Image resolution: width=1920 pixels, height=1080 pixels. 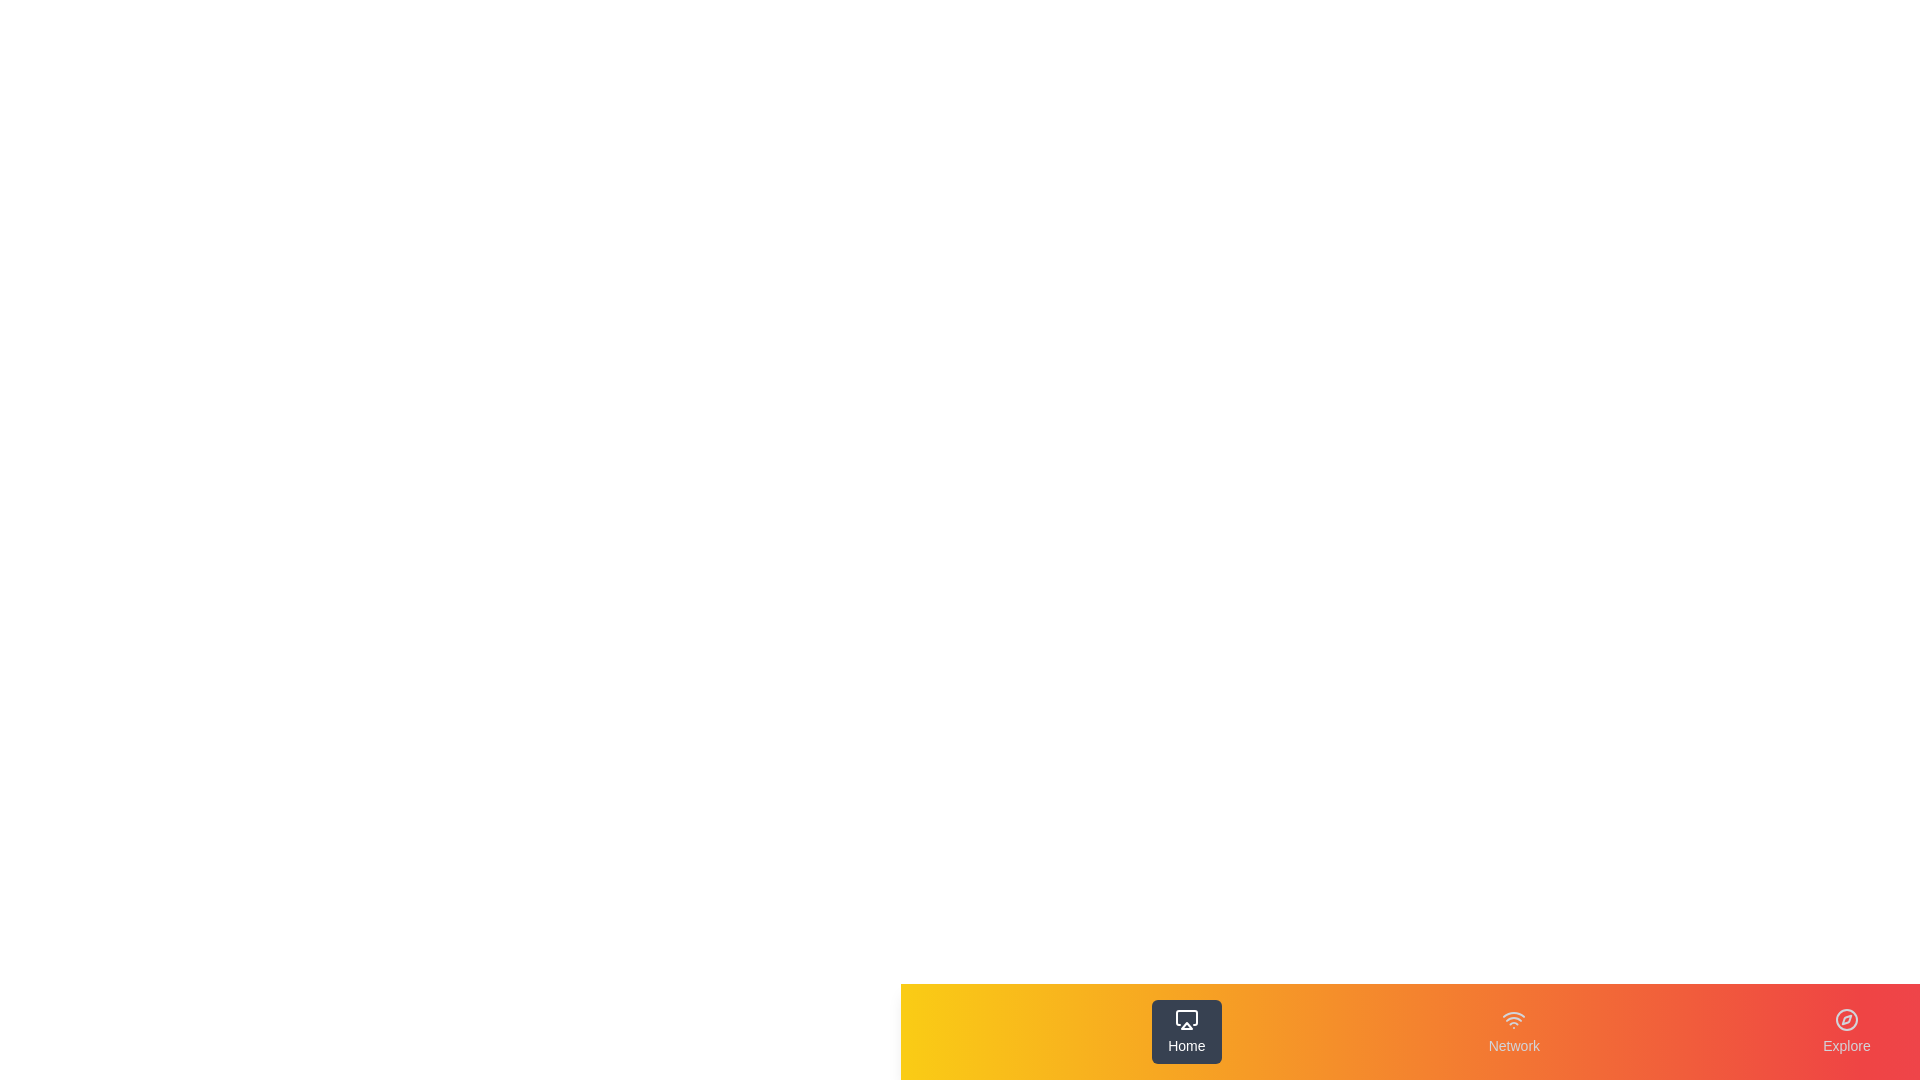 What do you see at coordinates (1514, 1032) in the screenshot?
I see `the Network tab by clicking on its respective button` at bounding box center [1514, 1032].